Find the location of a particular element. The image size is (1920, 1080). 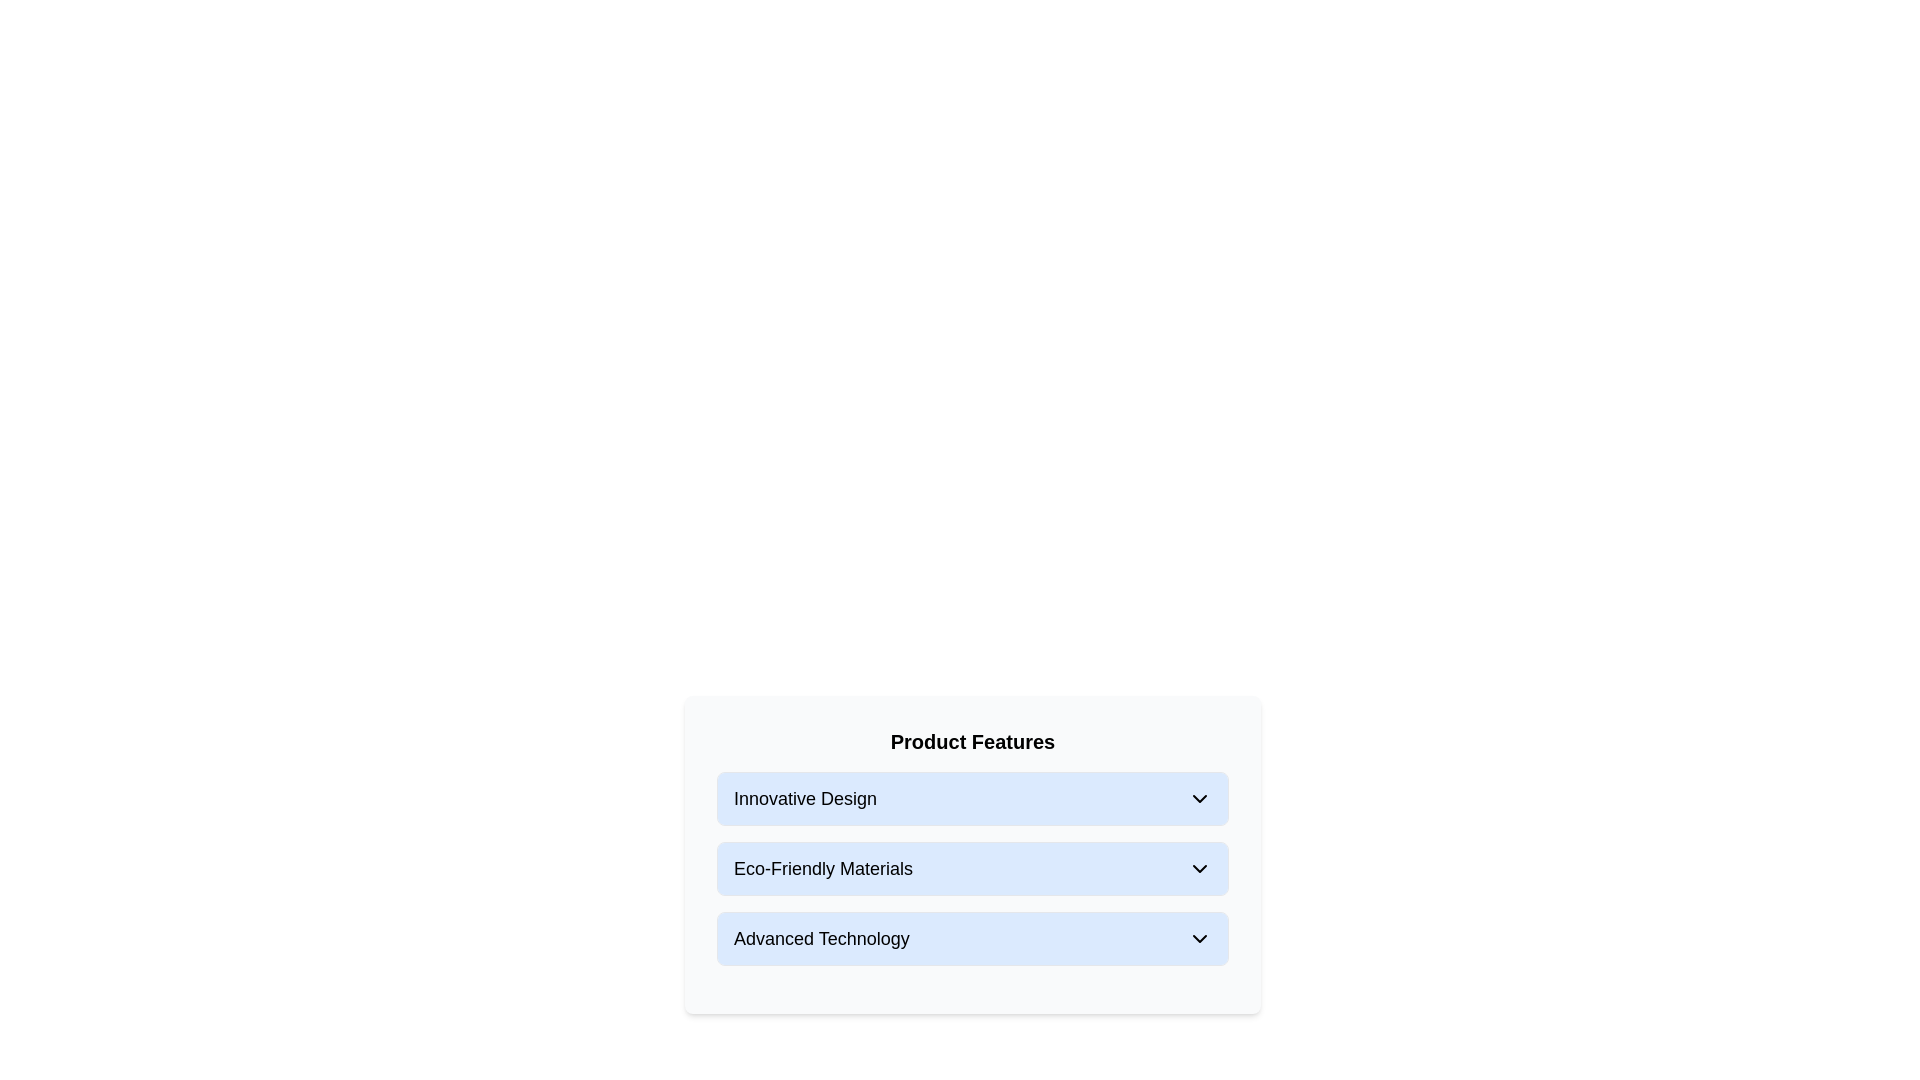

the 'Innovative Design' text label, which describes a feature in the 'Product Features' section of the UI is located at coordinates (805, 797).